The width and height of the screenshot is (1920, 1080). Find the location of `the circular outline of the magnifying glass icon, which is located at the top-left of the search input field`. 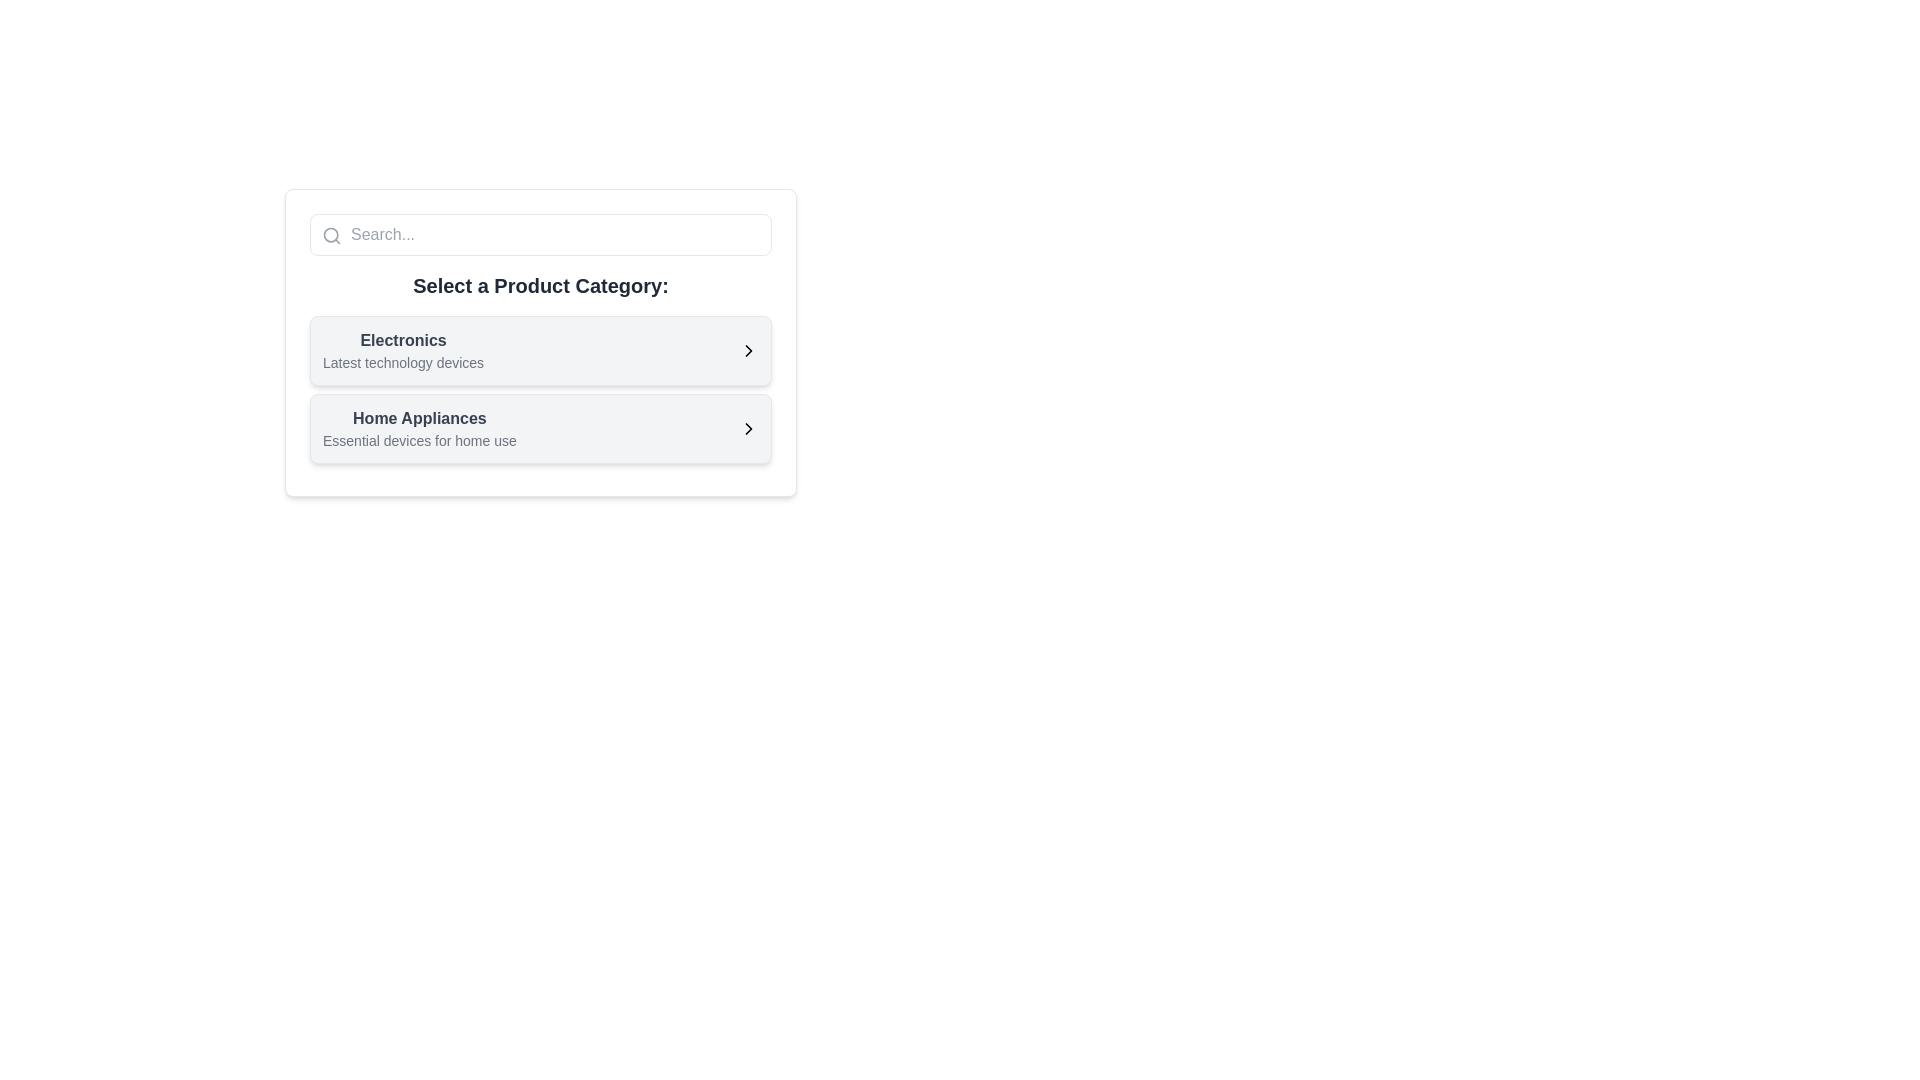

the circular outline of the magnifying glass icon, which is located at the top-left of the search input field is located at coordinates (331, 234).